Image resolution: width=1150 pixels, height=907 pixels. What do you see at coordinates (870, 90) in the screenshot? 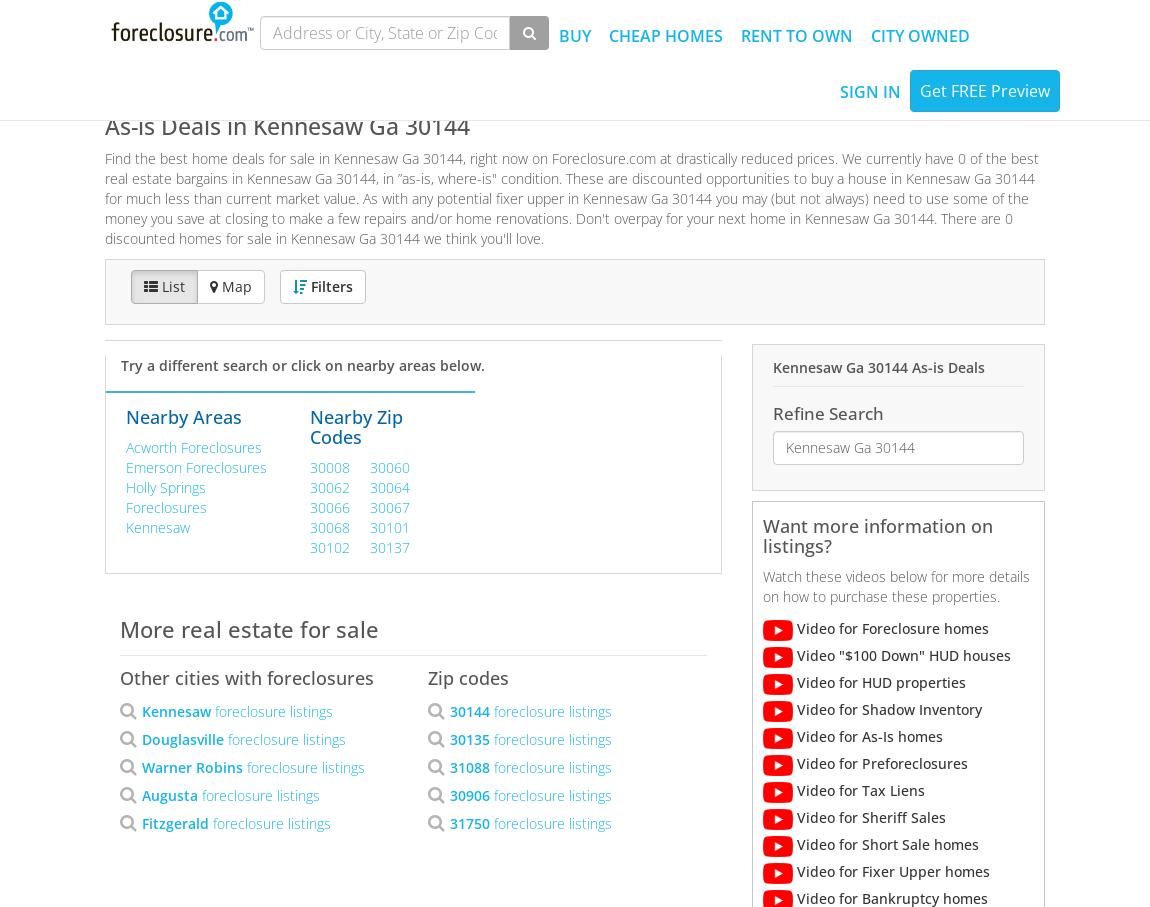
I see `'Sign In'` at bounding box center [870, 90].